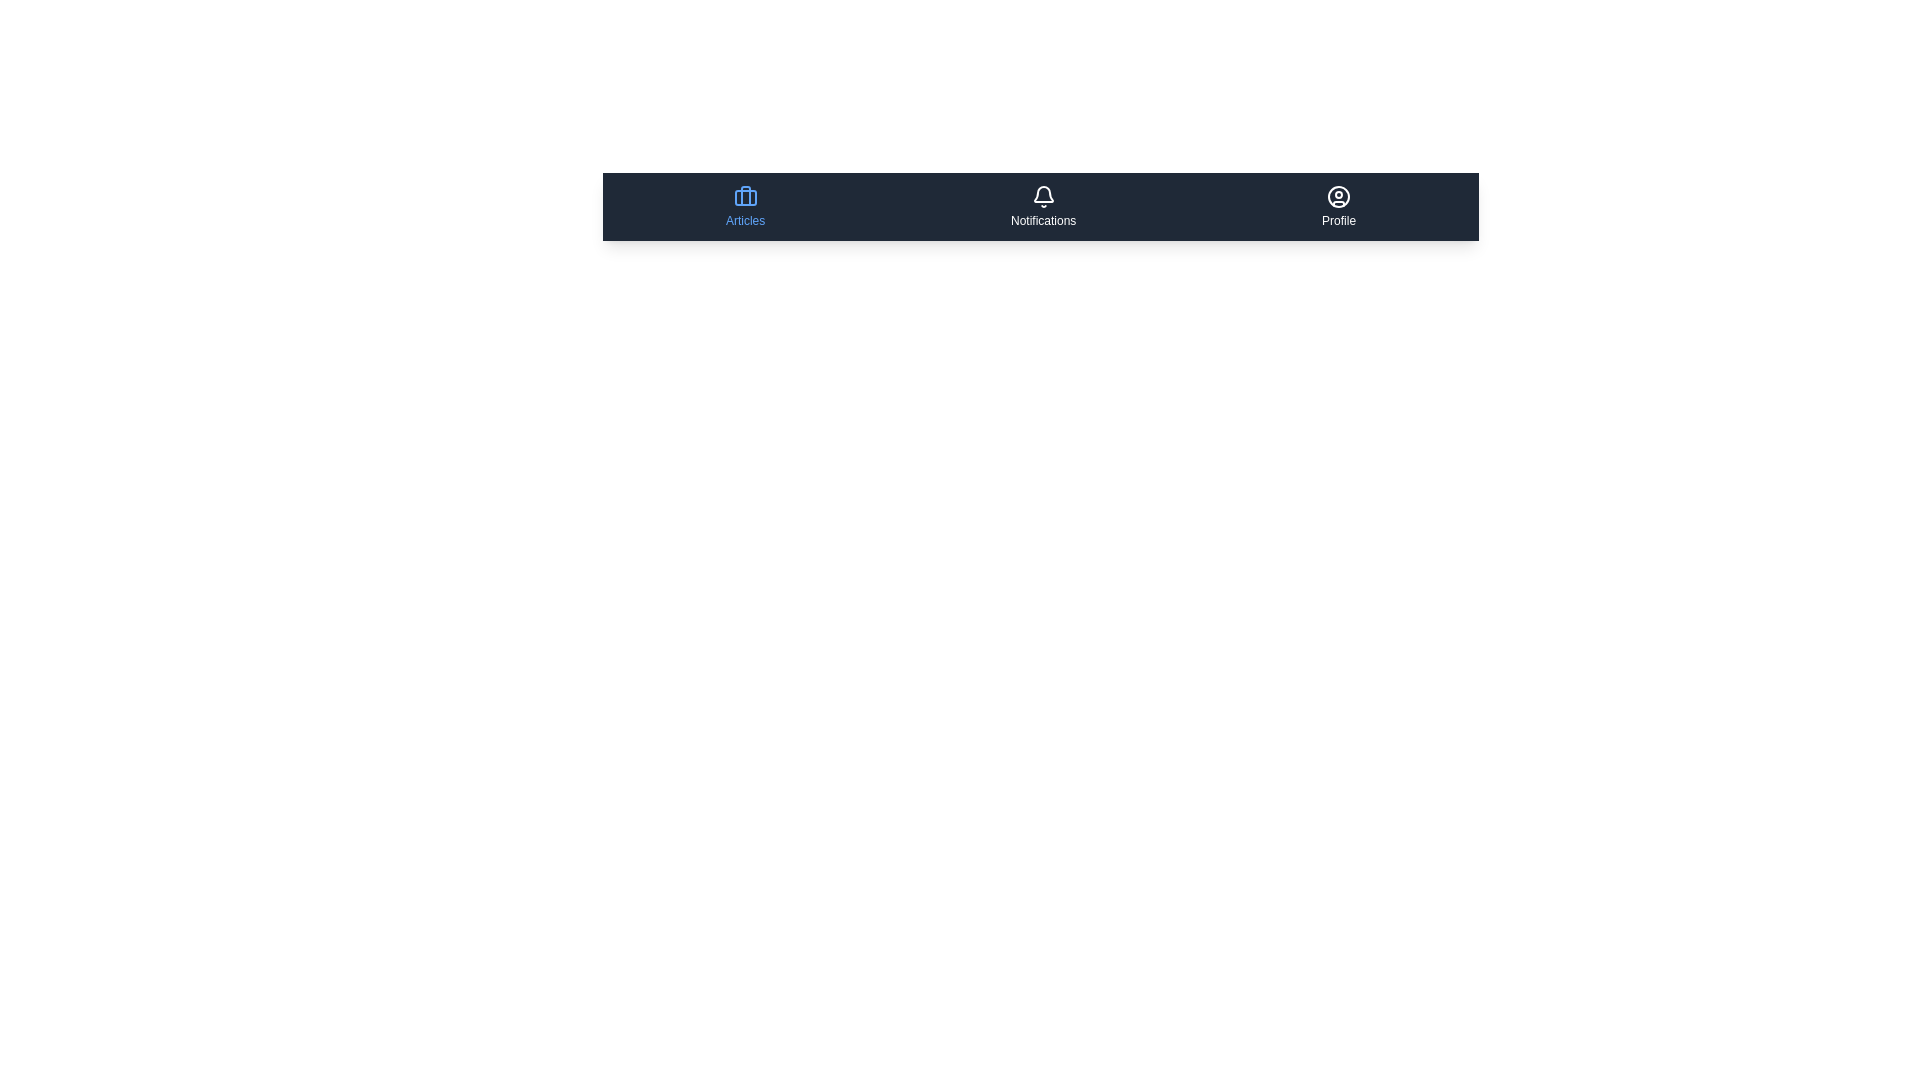  What do you see at coordinates (1339, 207) in the screenshot?
I see `the Profile menu item to navigate` at bounding box center [1339, 207].